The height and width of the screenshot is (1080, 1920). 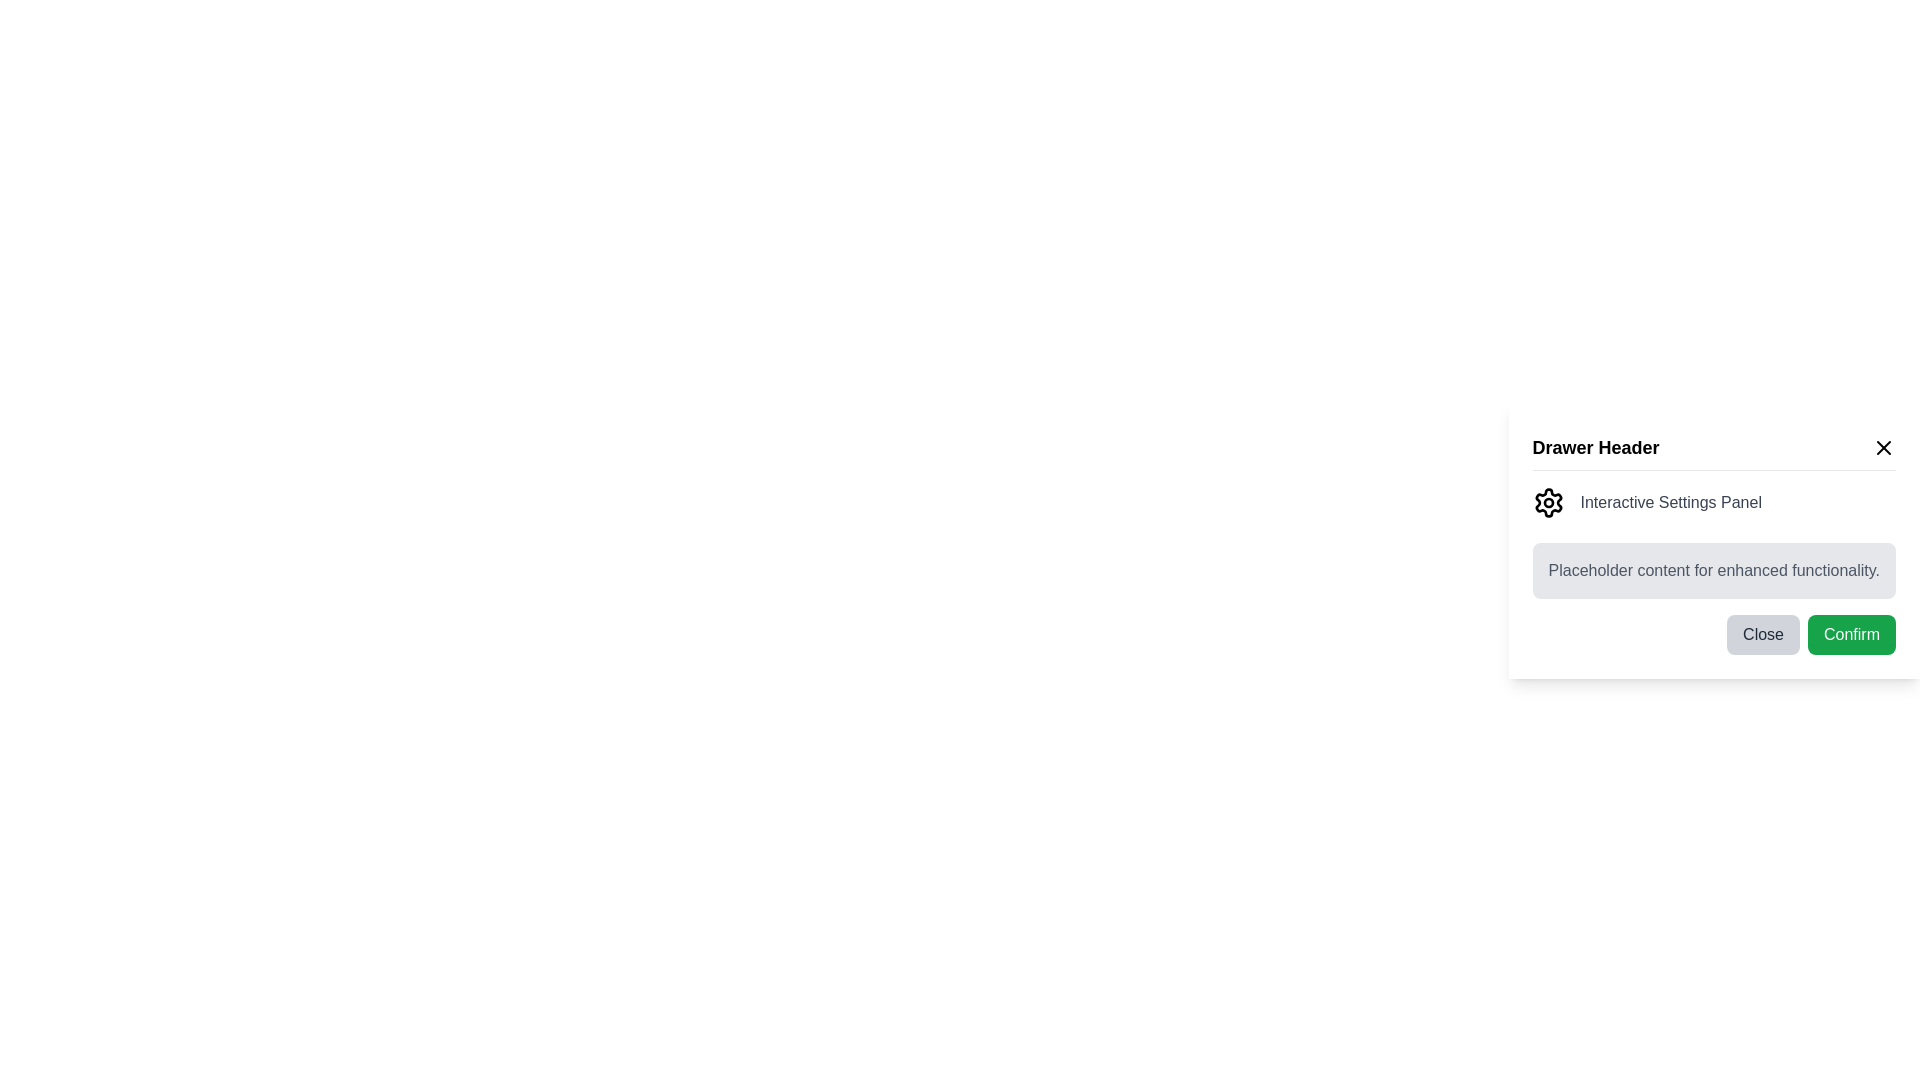 What do you see at coordinates (1851, 634) in the screenshot?
I see `the confirmation button located in the bottom-right corner of the dialog box under 'Drawer Header' to finalize an operation` at bounding box center [1851, 634].